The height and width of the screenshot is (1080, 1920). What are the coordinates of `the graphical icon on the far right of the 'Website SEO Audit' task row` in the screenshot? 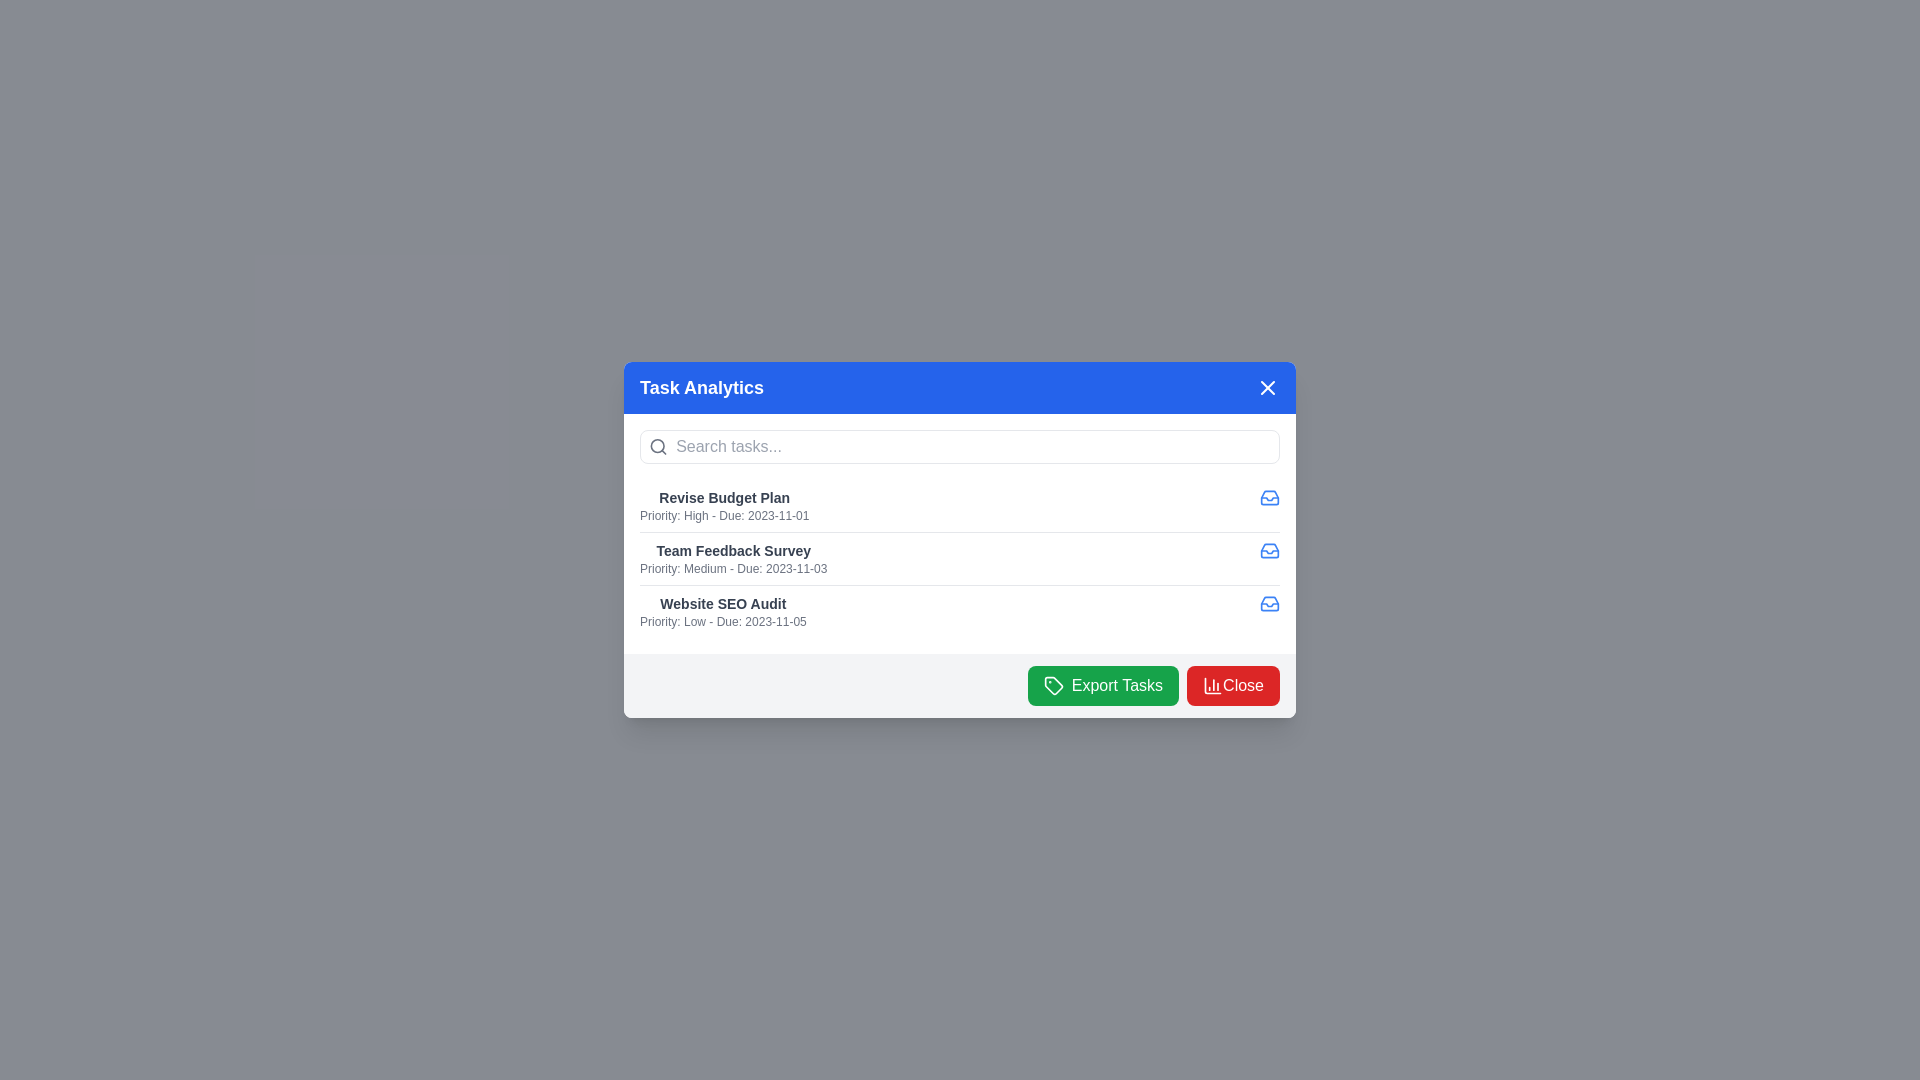 It's located at (1269, 603).